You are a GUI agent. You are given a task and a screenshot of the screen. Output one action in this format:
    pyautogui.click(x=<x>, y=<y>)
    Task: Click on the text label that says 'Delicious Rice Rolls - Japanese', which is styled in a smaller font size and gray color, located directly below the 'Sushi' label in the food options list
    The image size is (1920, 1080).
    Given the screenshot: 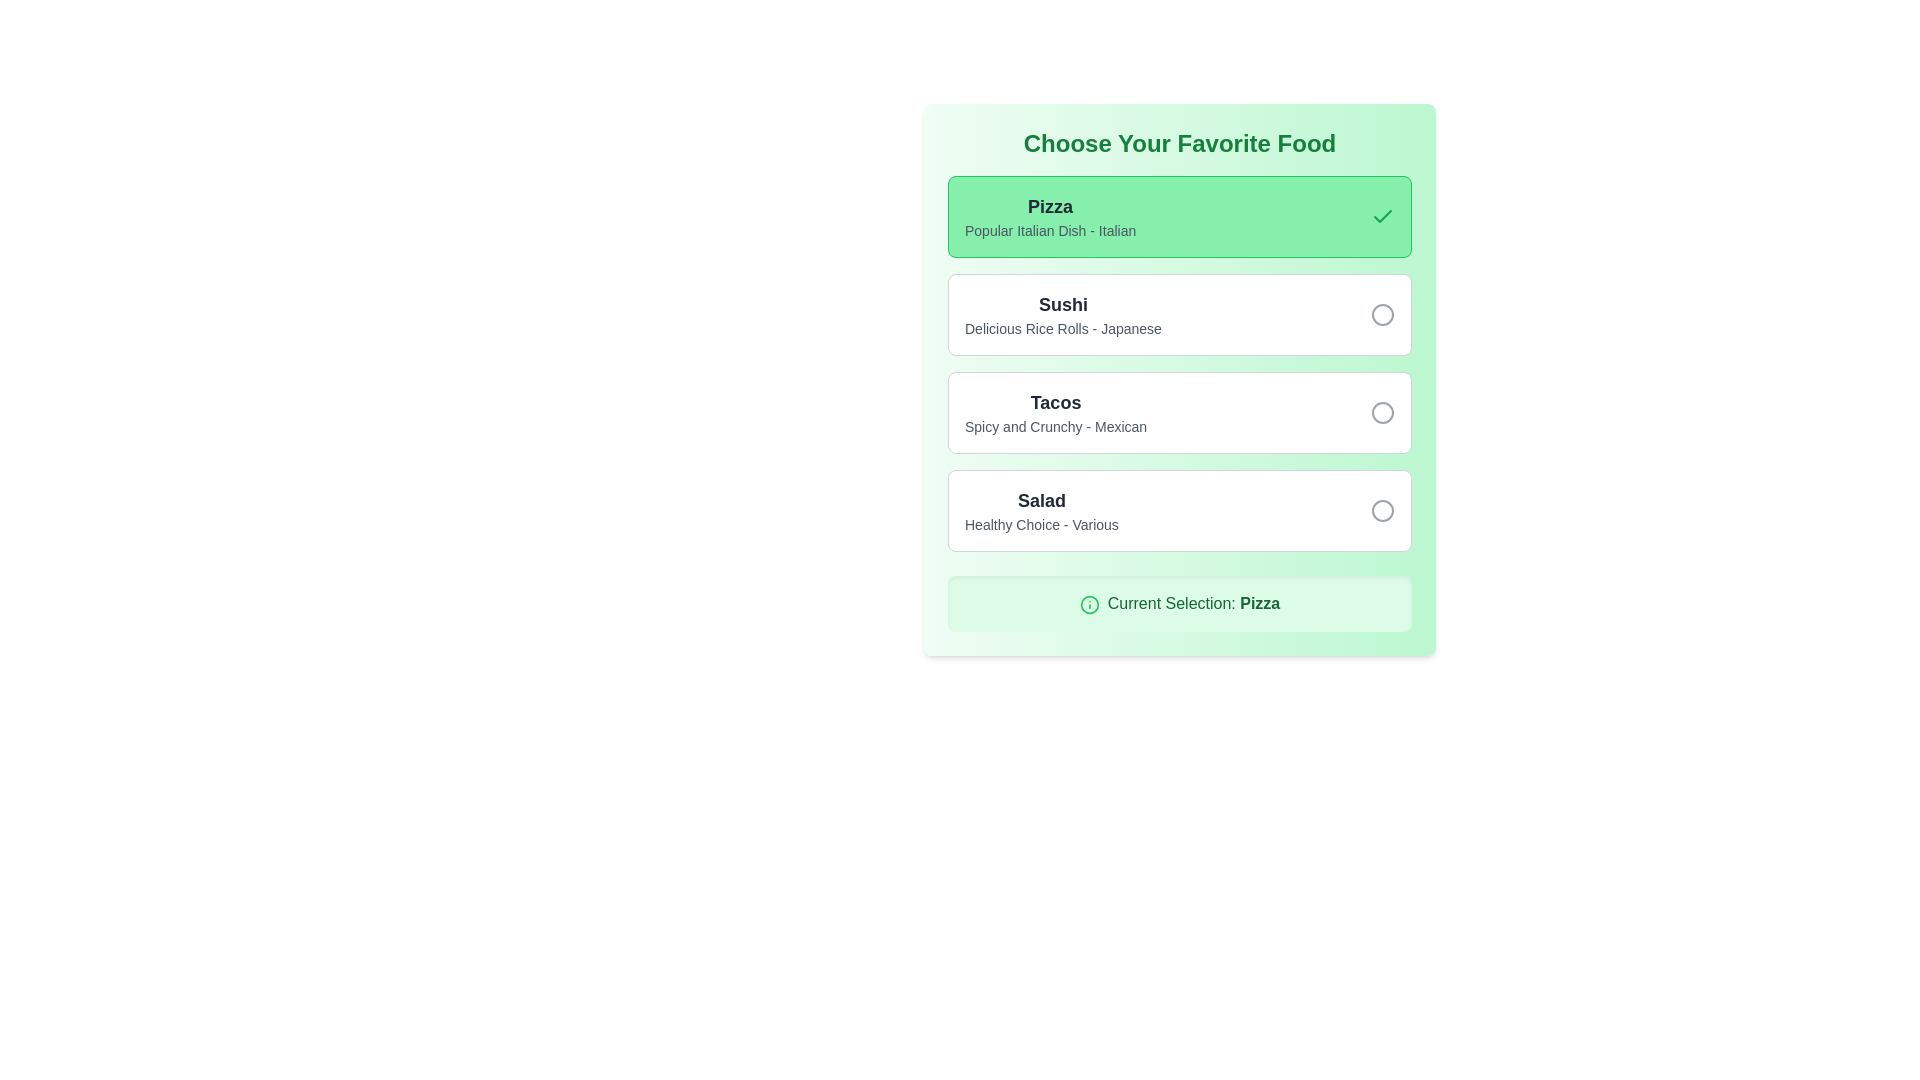 What is the action you would take?
    pyautogui.click(x=1062, y=327)
    